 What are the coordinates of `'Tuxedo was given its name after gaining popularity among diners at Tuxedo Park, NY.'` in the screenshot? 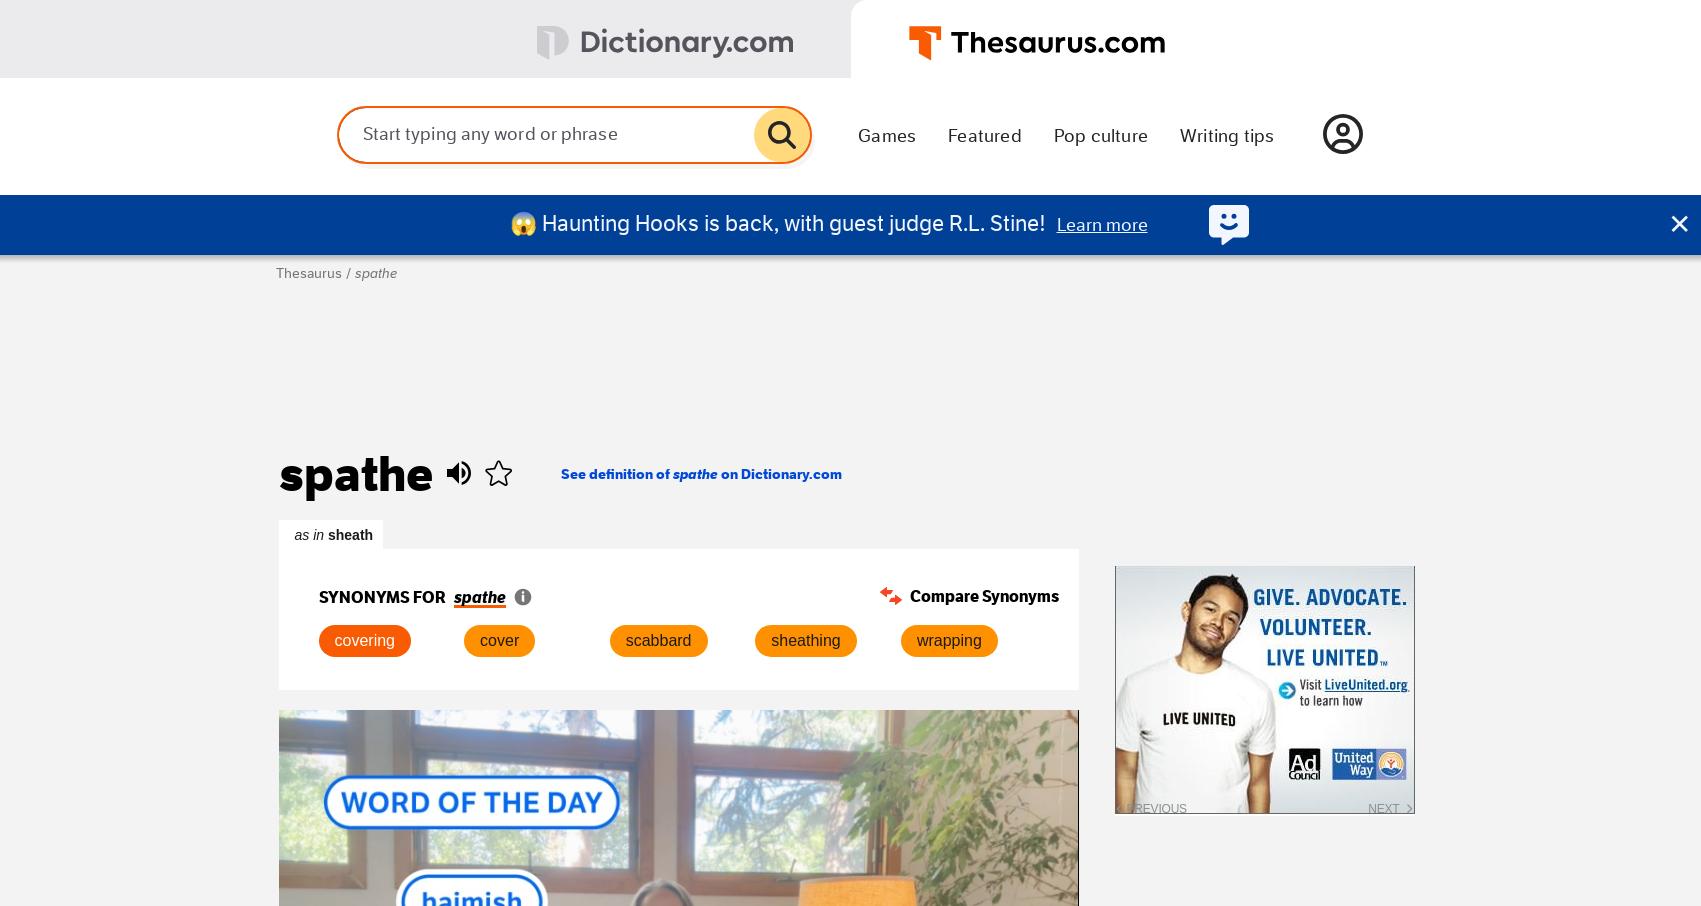 It's located at (1554, 740).